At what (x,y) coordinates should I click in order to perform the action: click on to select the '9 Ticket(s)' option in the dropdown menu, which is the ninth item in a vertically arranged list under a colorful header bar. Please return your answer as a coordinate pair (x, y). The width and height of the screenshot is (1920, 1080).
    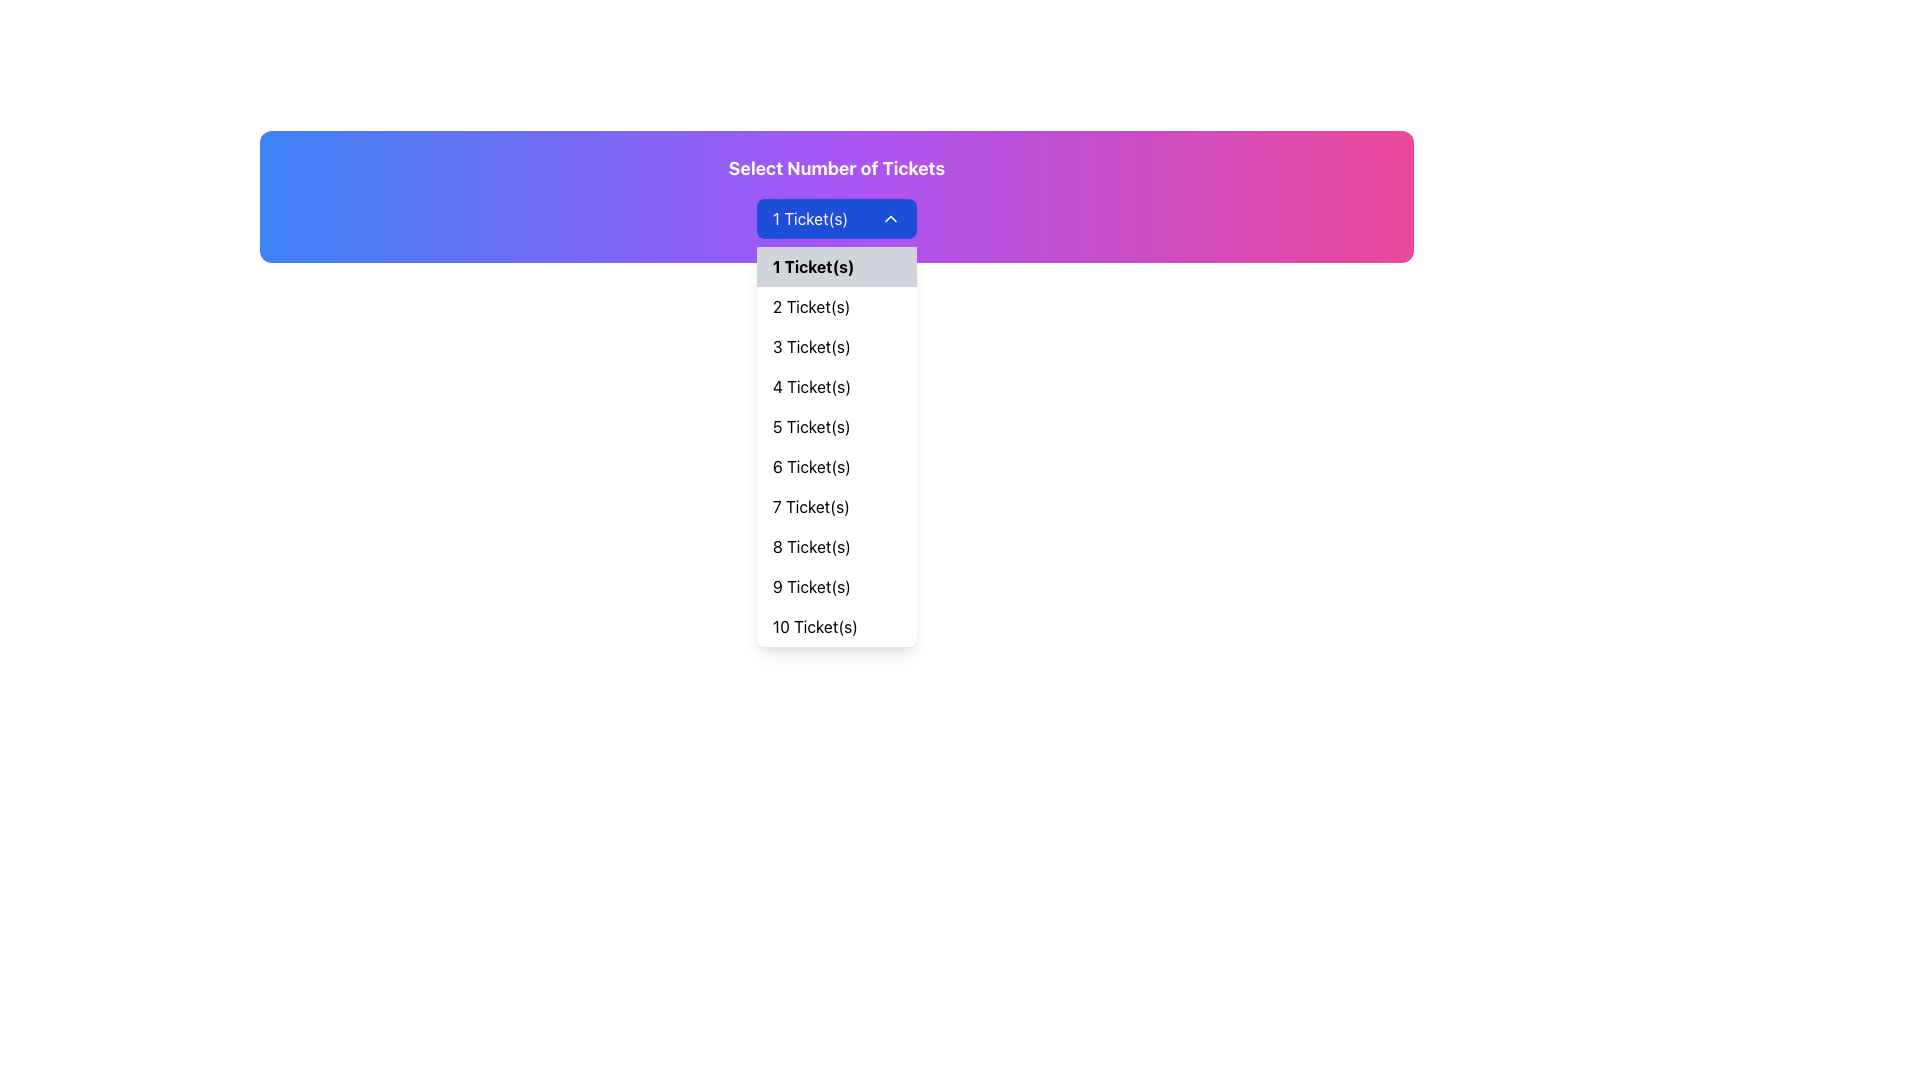
    Looking at the image, I should click on (836, 585).